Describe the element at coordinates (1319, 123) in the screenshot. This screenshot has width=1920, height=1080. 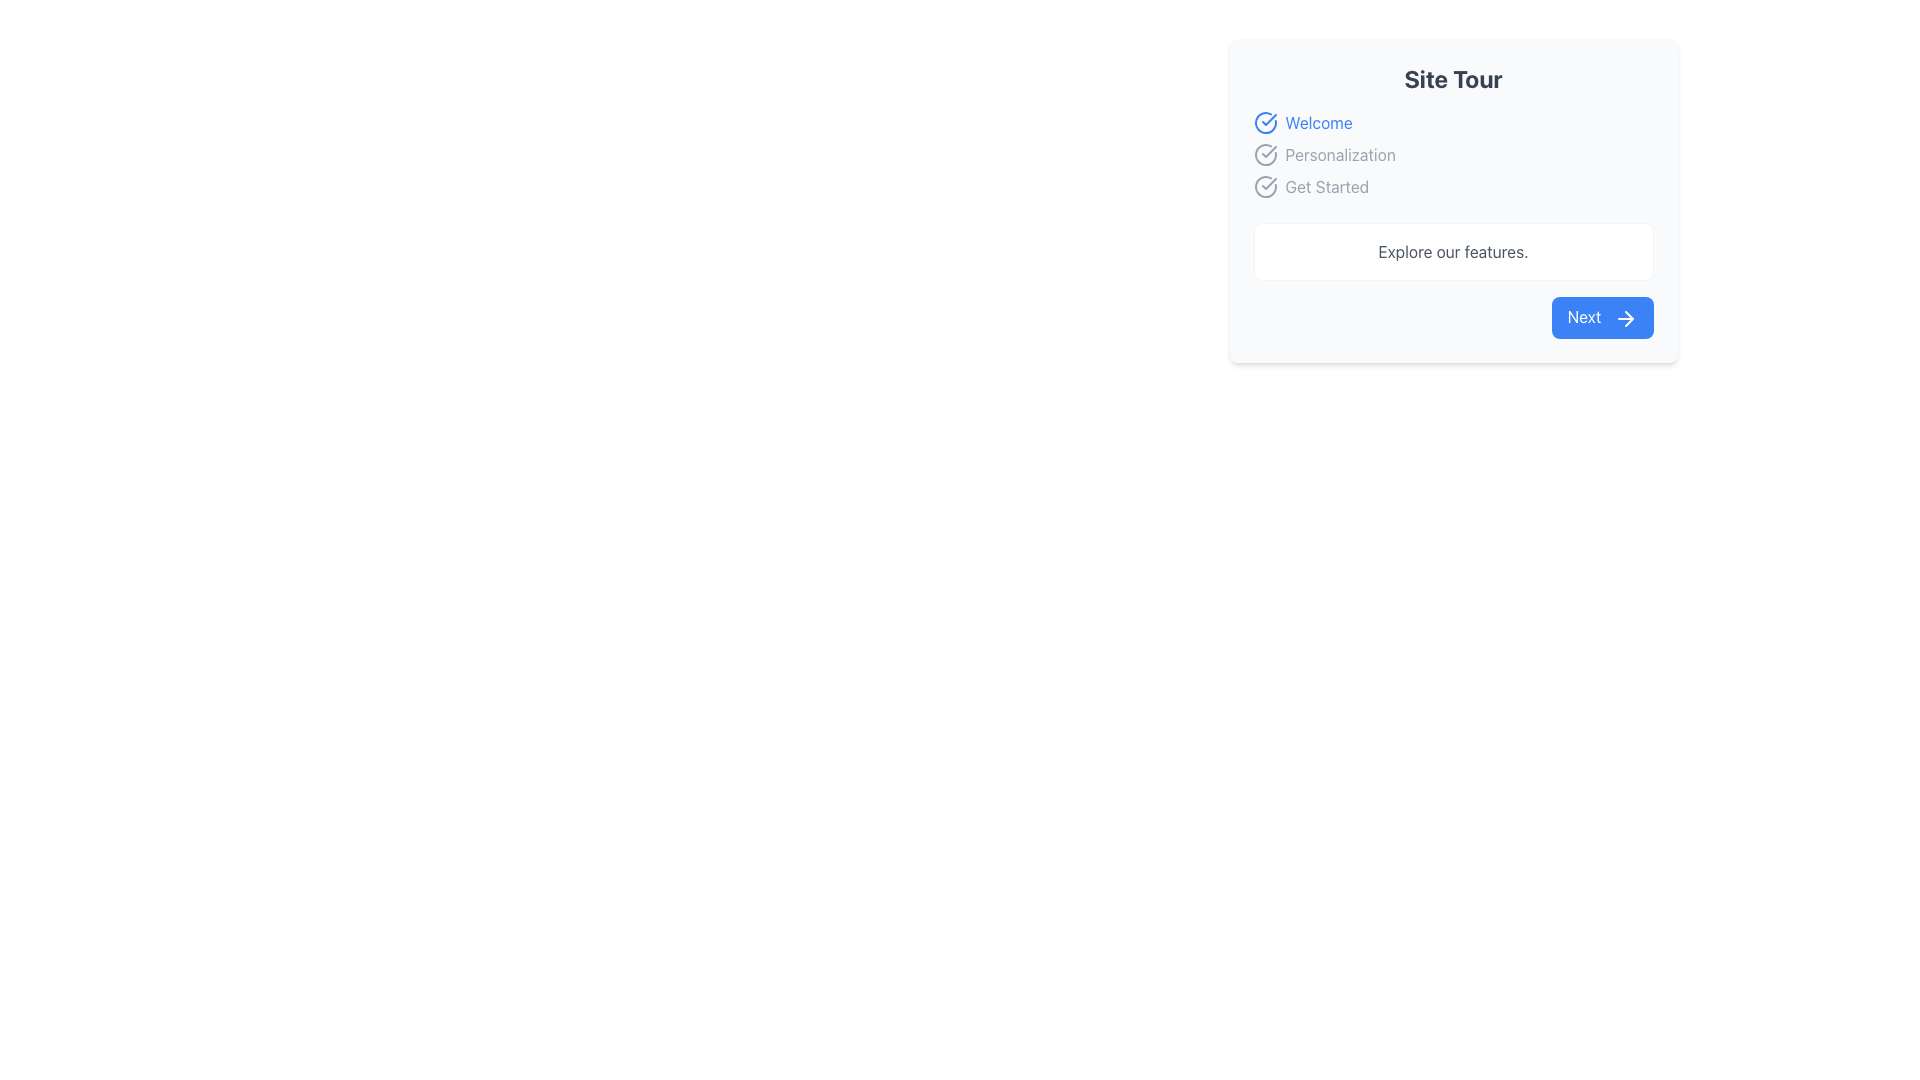
I see `text of the first label in the checklist under the 'Site Tour' heading, which indicates the title or category of the item` at that location.